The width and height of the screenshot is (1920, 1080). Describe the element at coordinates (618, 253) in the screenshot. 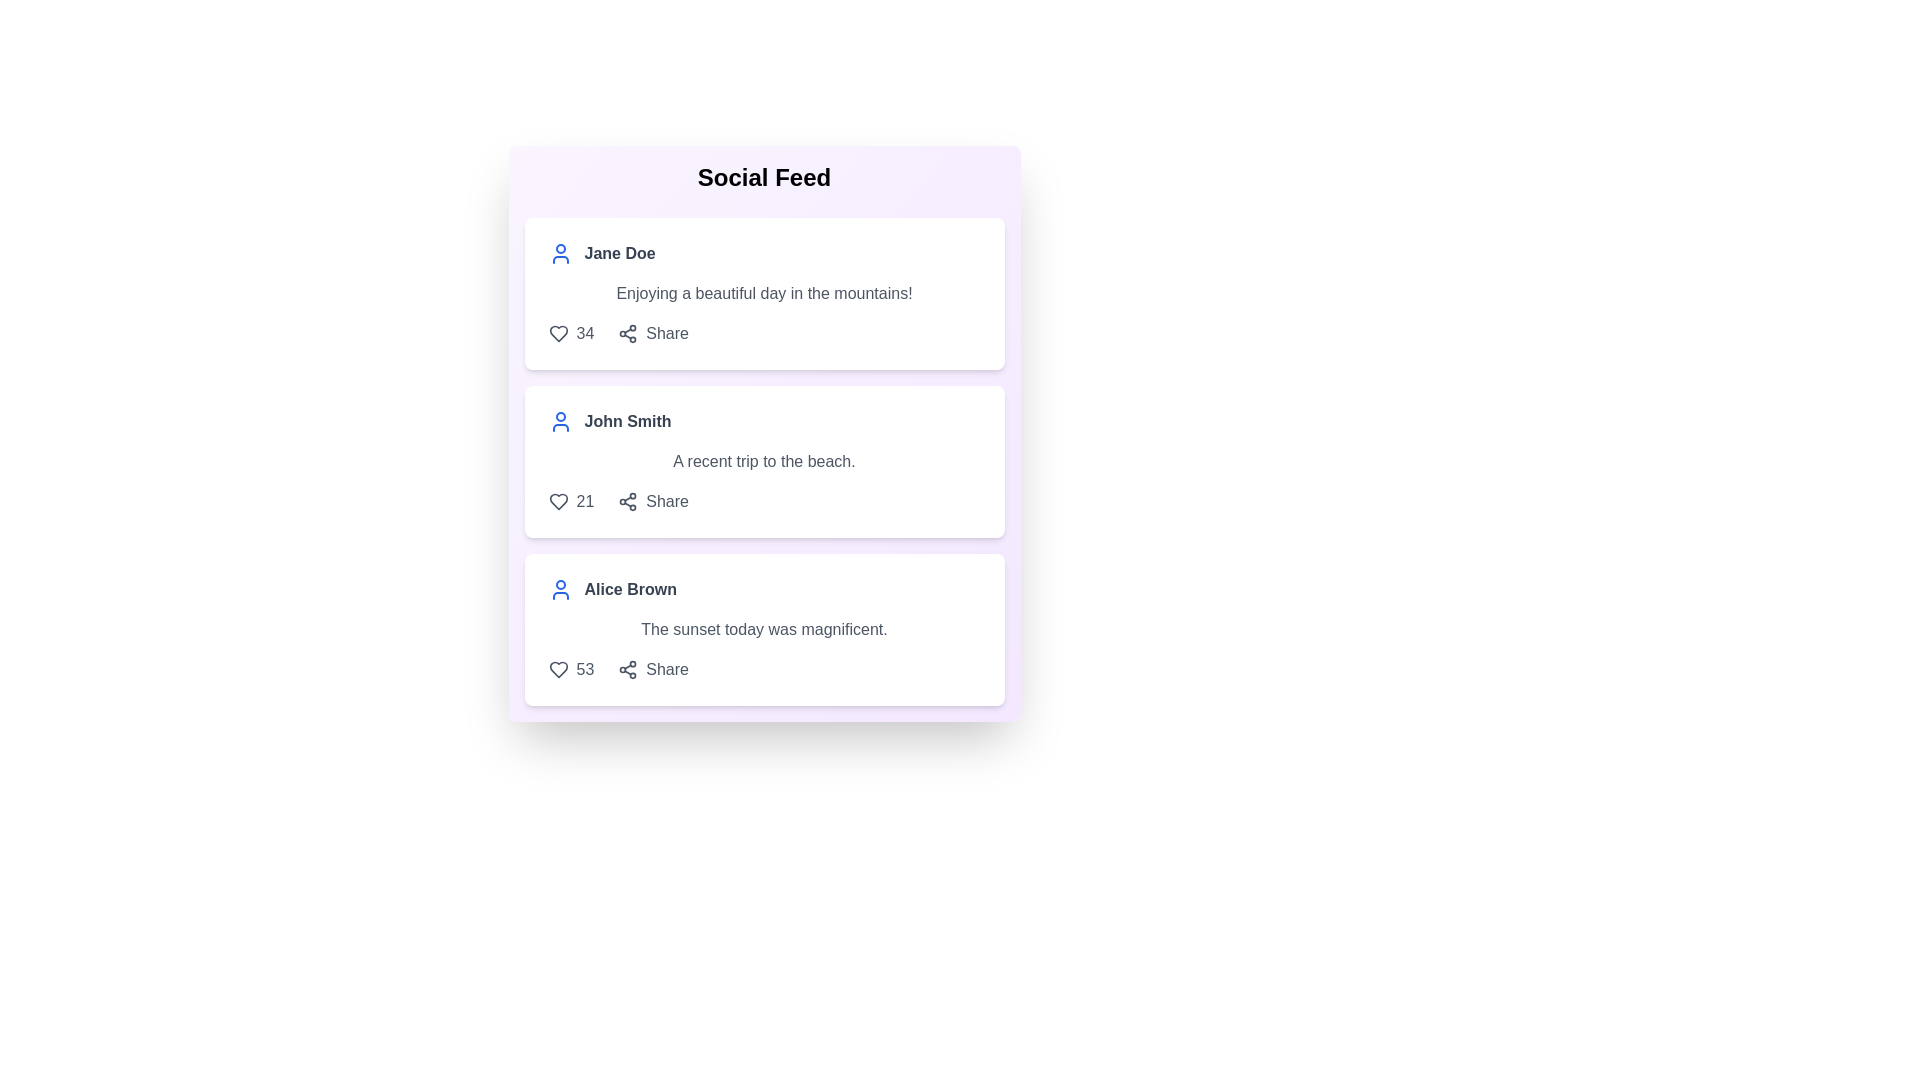

I see `the username of the post's author to view more details` at that location.